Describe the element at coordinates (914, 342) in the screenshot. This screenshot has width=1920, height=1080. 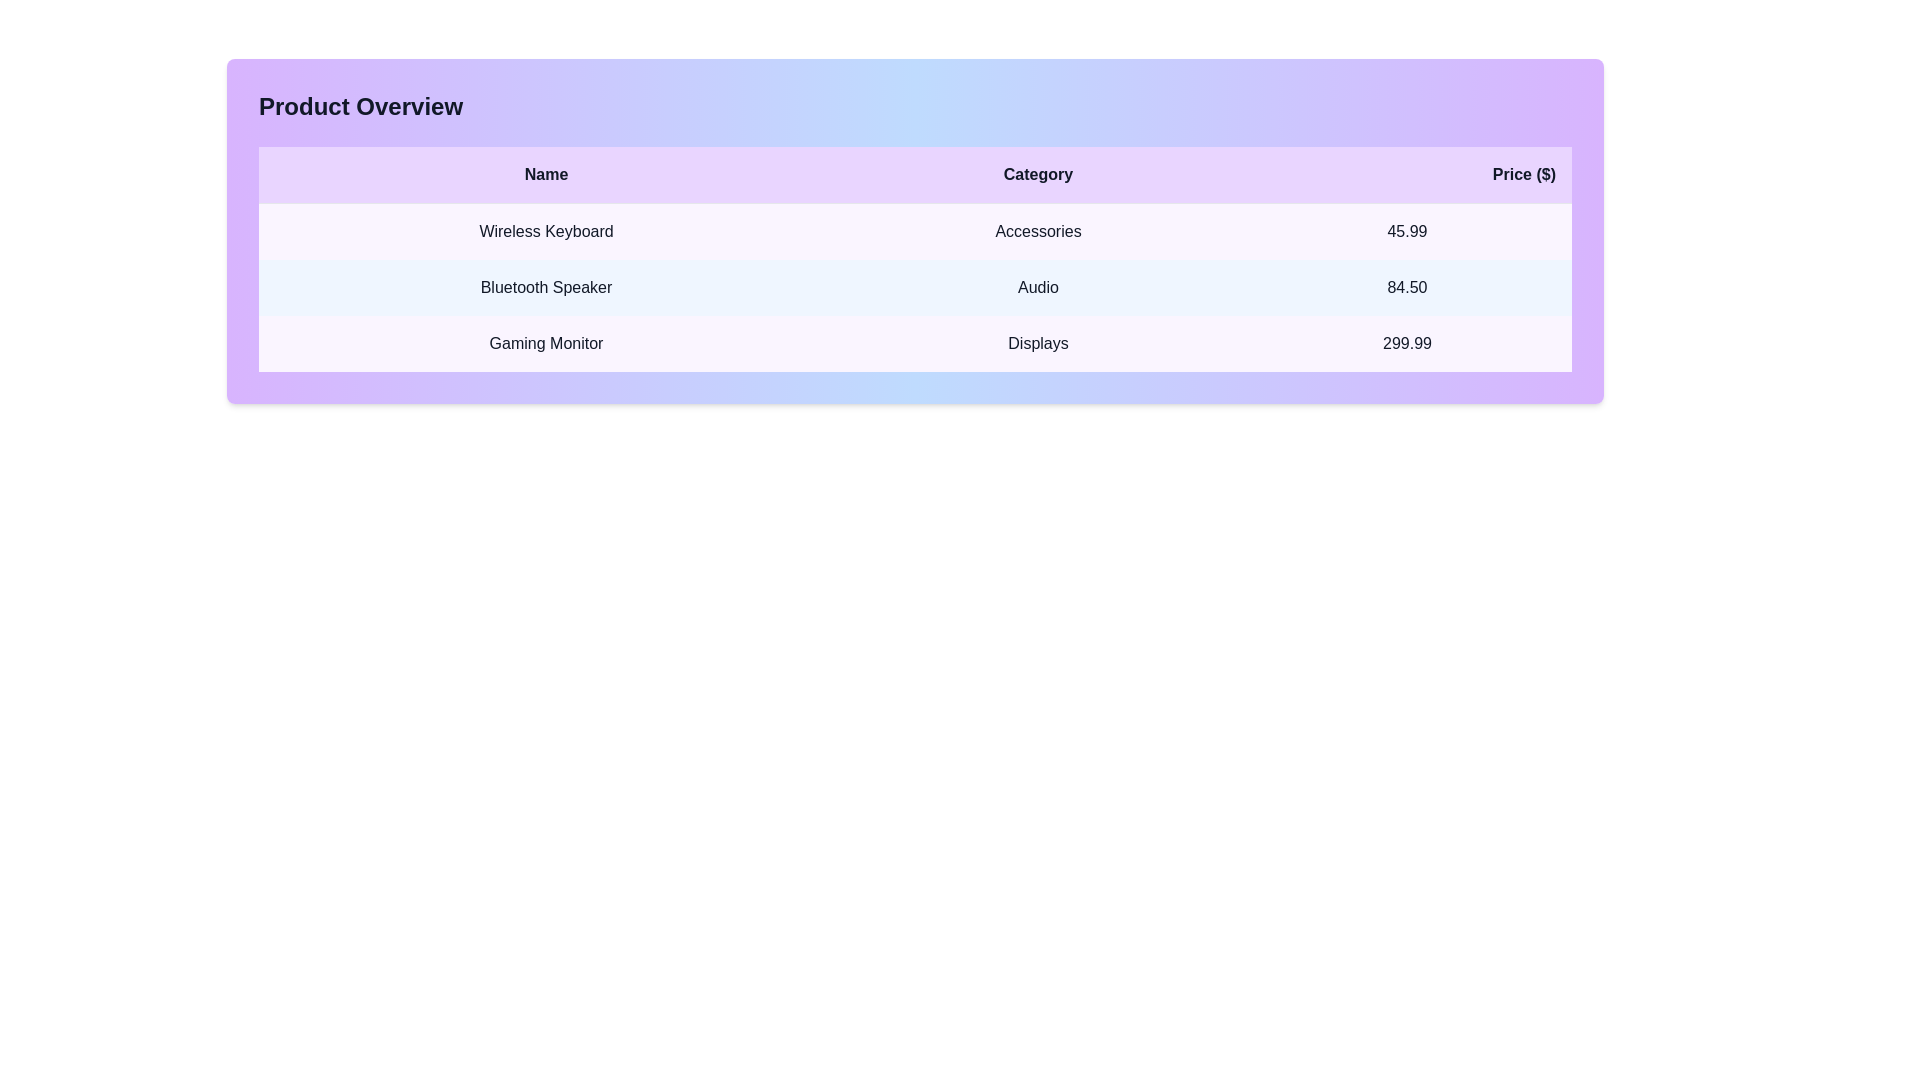
I see `the third row of the table containing 'Gaming Monitor', 'Displays', and '299.99' for more details if interactive` at that location.